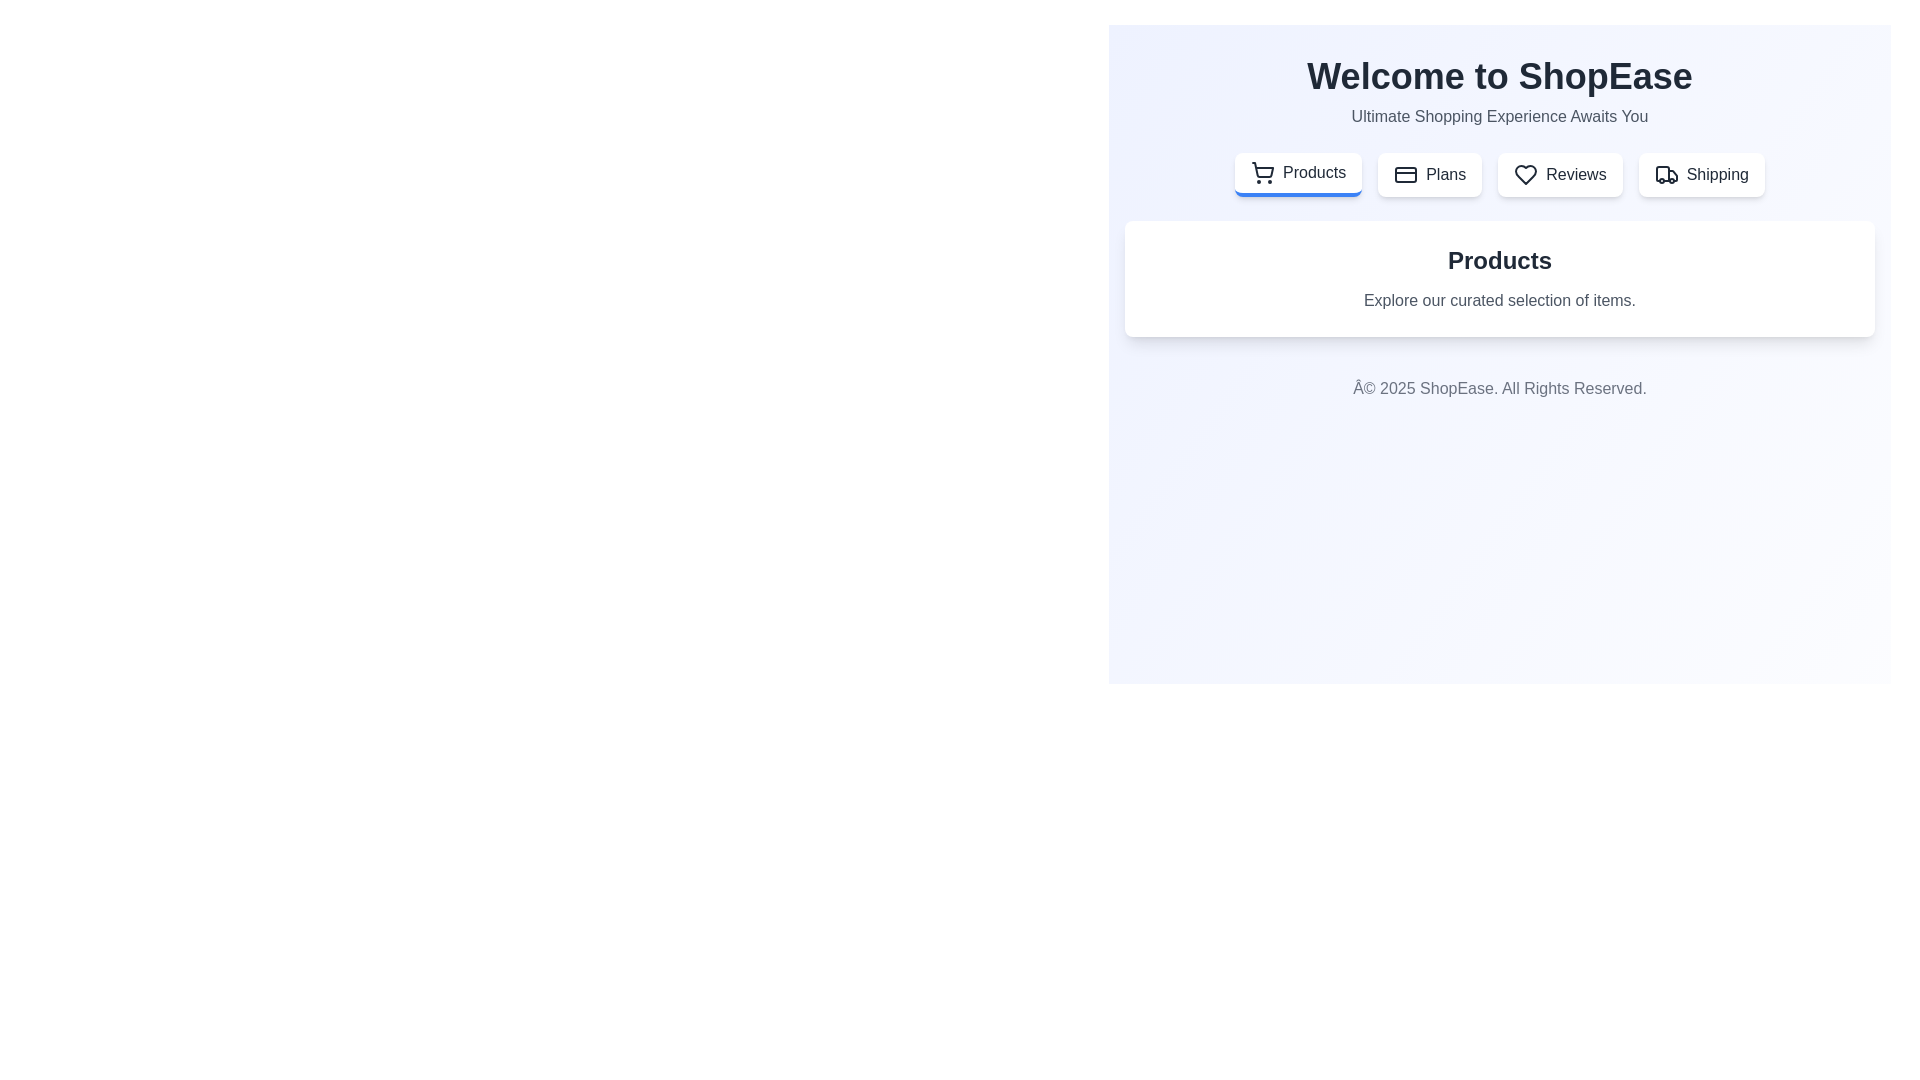 The height and width of the screenshot is (1080, 1920). What do you see at coordinates (1429, 173) in the screenshot?
I see `the interactive button labeled 'Plans'` at bounding box center [1429, 173].